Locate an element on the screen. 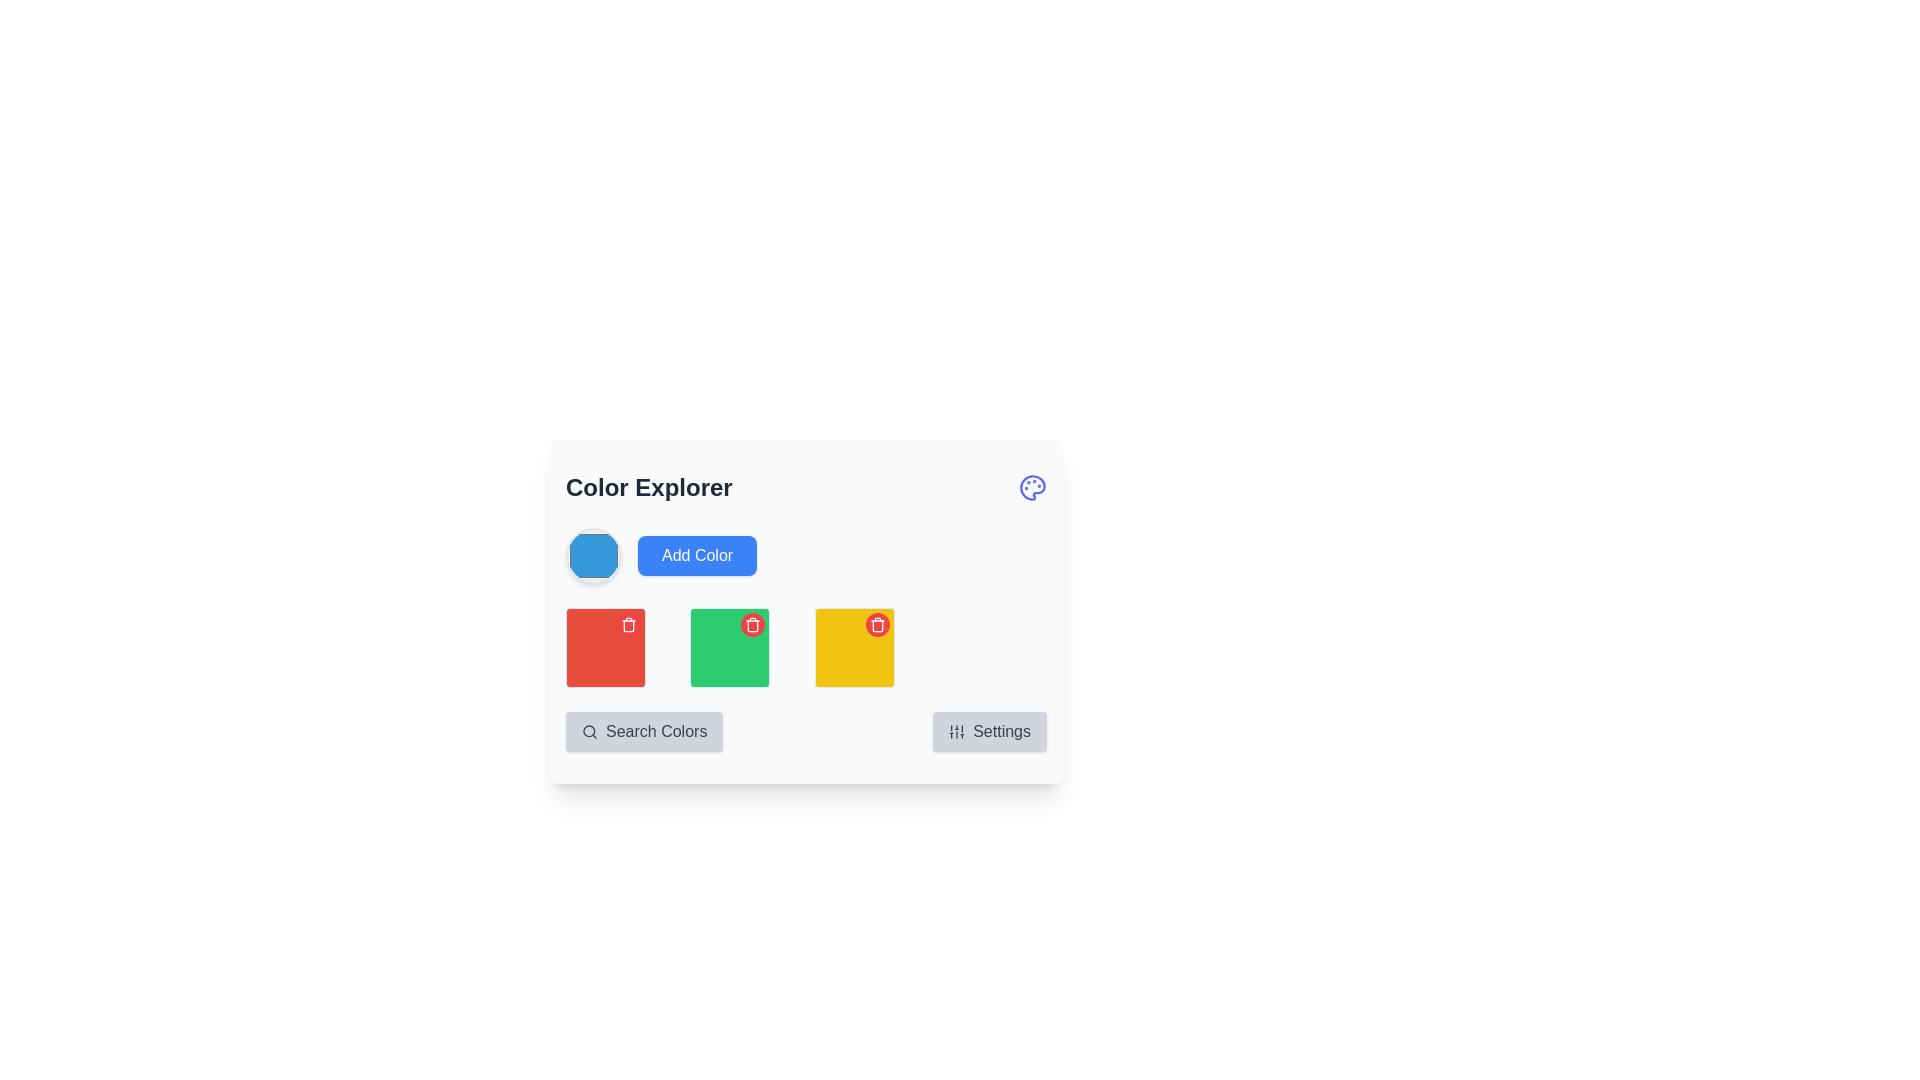 The height and width of the screenshot is (1080, 1920). the blue rectangular button labeled 'Add Color' located below the 'Color Explorer' heading, positioned to the right of a circular color preview component is located at coordinates (697, 555).